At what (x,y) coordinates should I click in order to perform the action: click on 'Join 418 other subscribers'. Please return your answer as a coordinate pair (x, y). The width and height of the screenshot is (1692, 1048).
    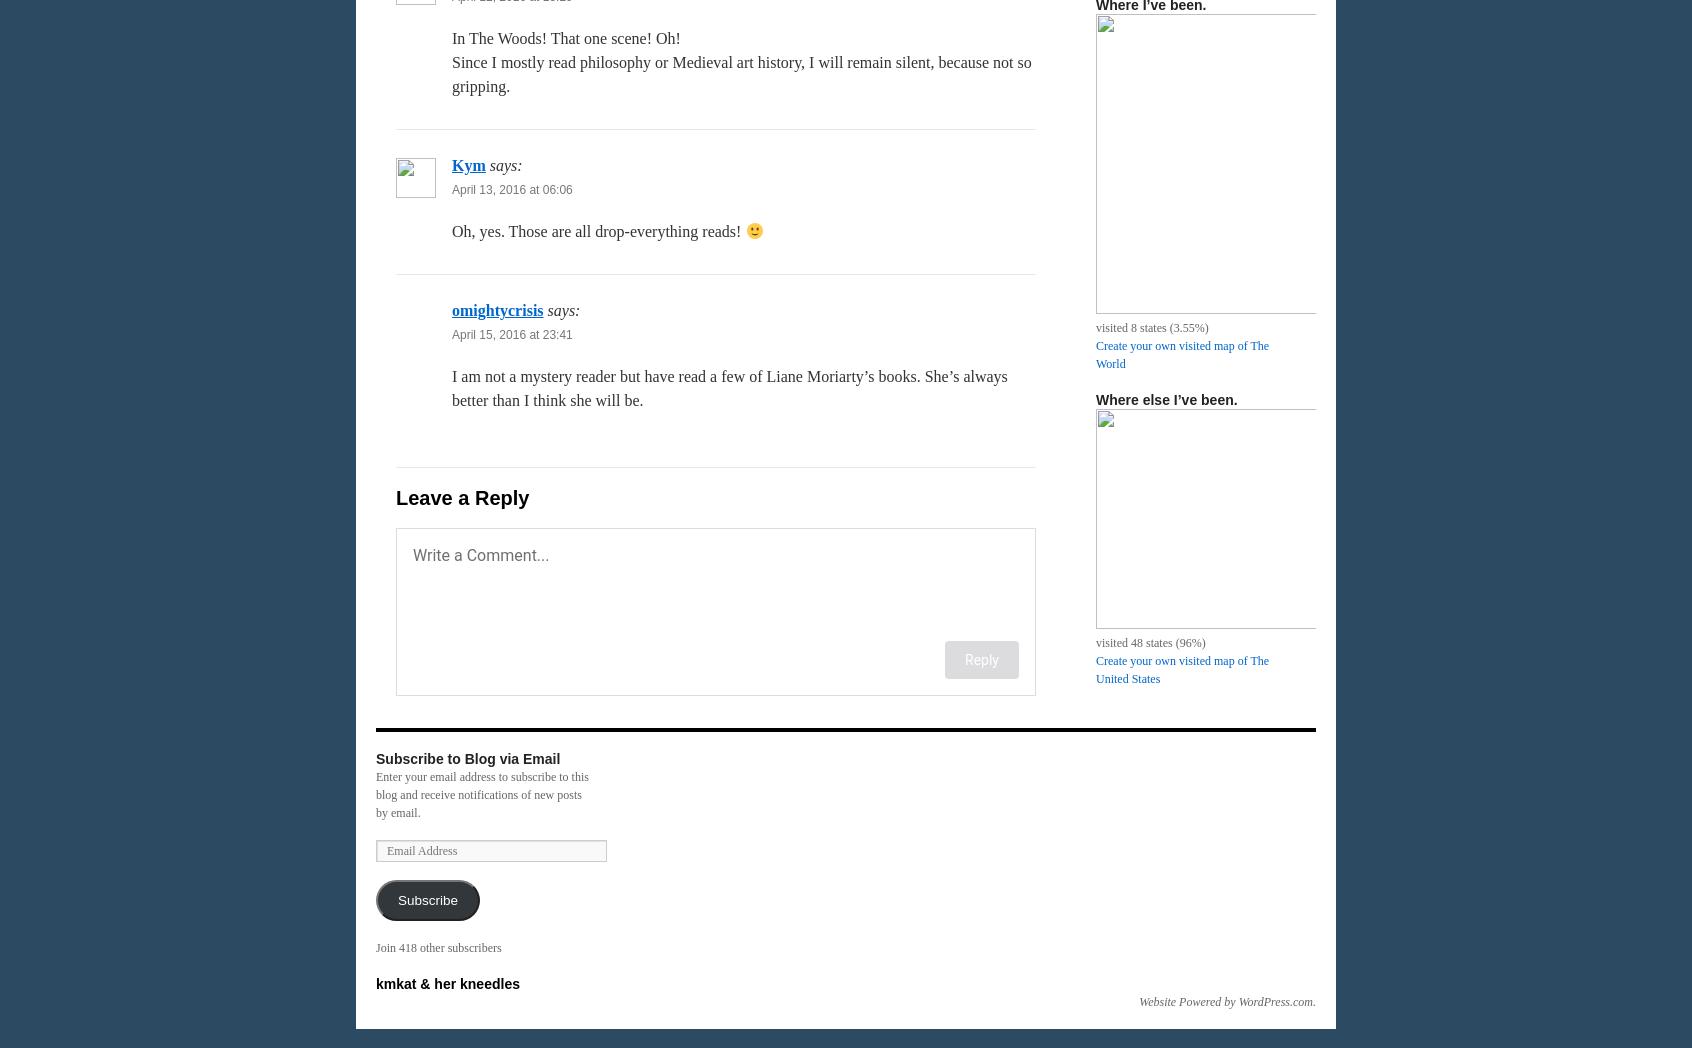
    Looking at the image, I should click on (437, 948).